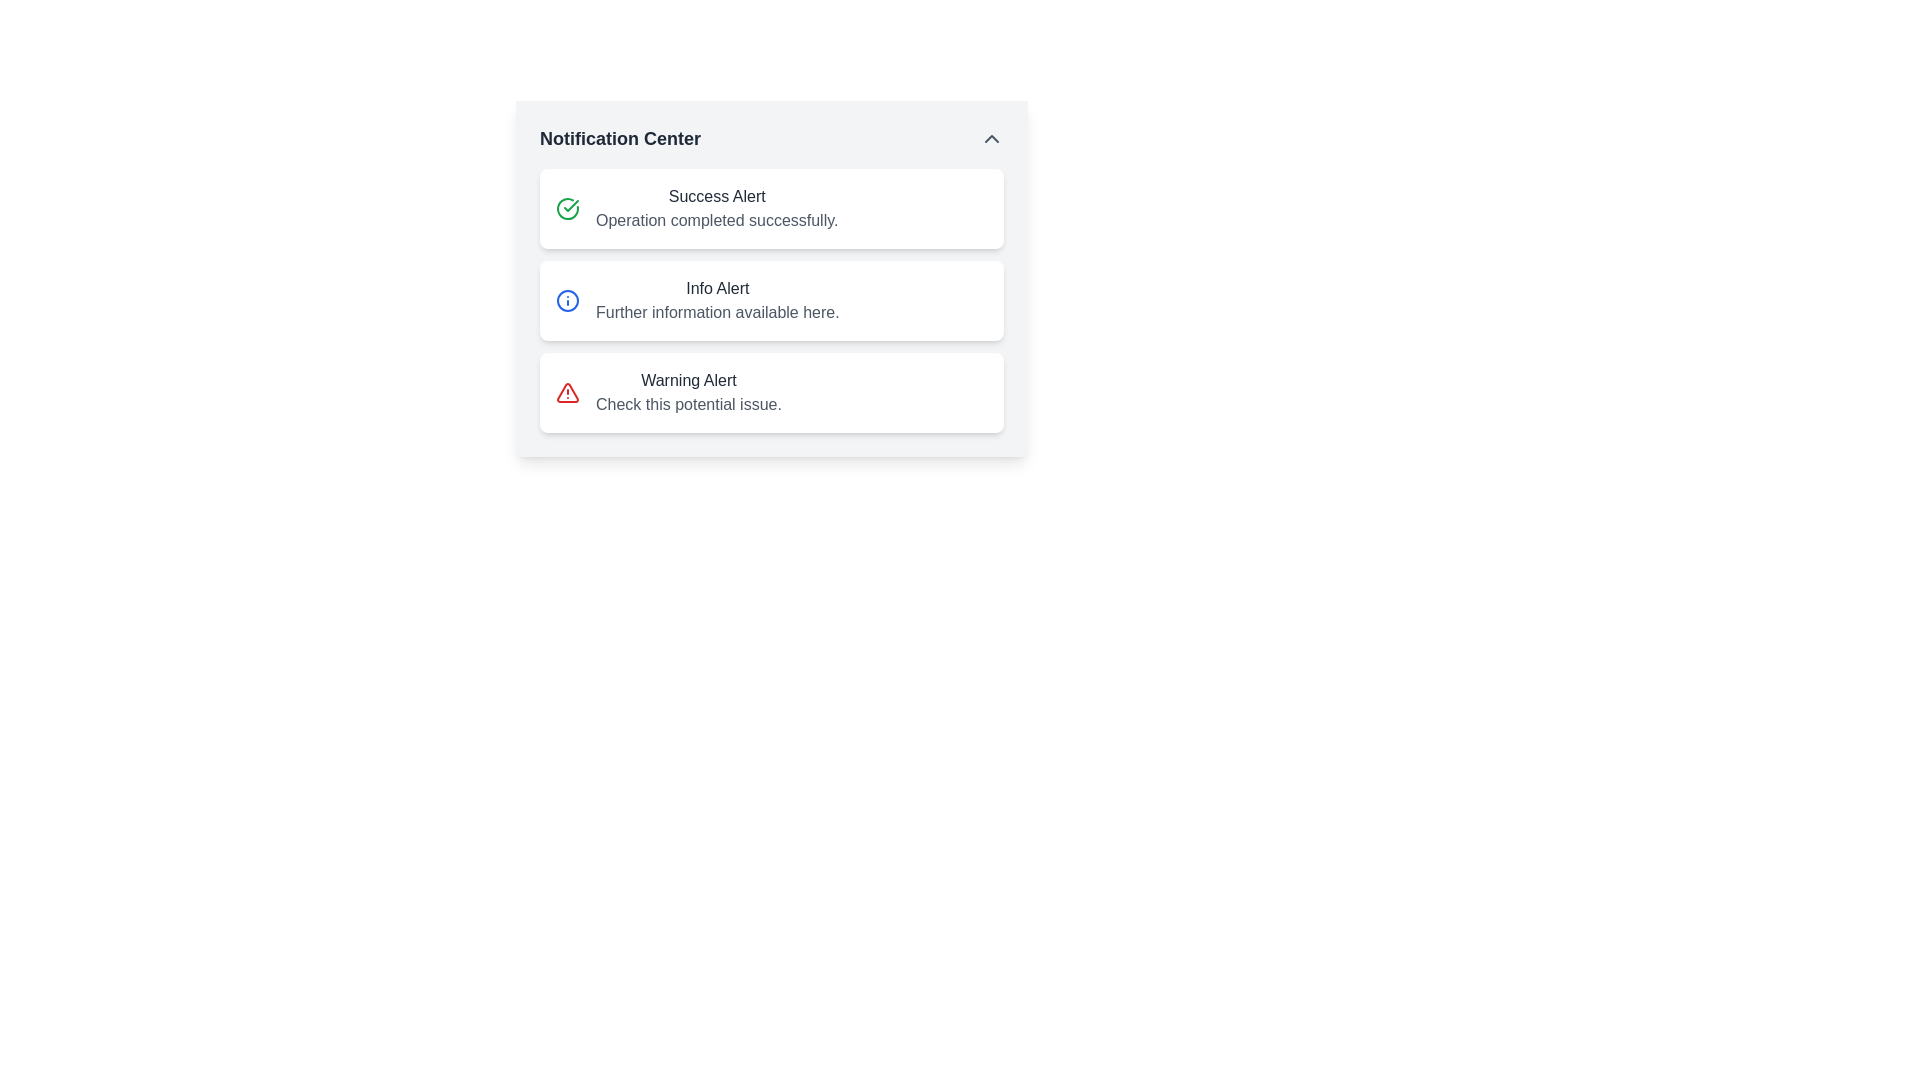  Describe the element at coordinates (717, 312) in the screenshot. I see `the text element reading 'Further information available here.' which is styled in gray and located below the bold title 'Info Alert'` at that location.